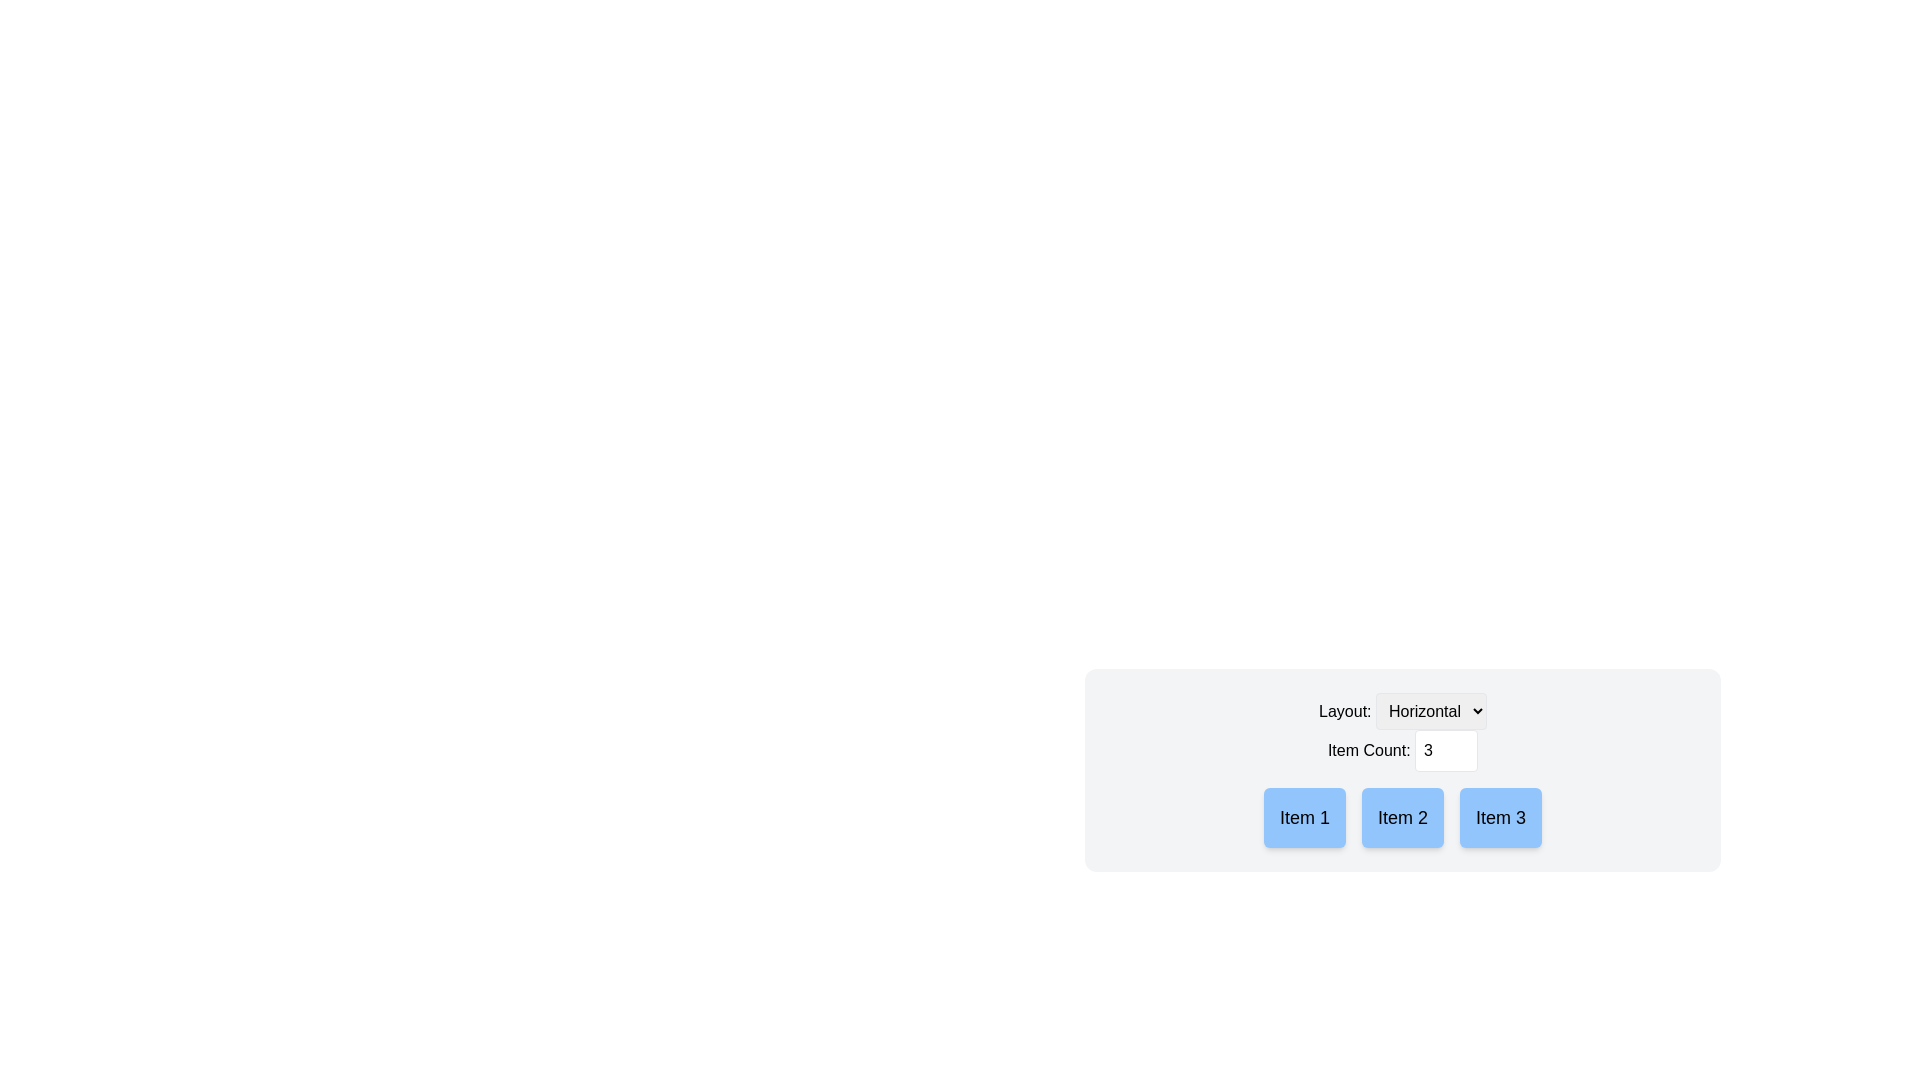  I want to click on the Dropdown menu located to the right of the word 'Layout:', so click(1430, 710).